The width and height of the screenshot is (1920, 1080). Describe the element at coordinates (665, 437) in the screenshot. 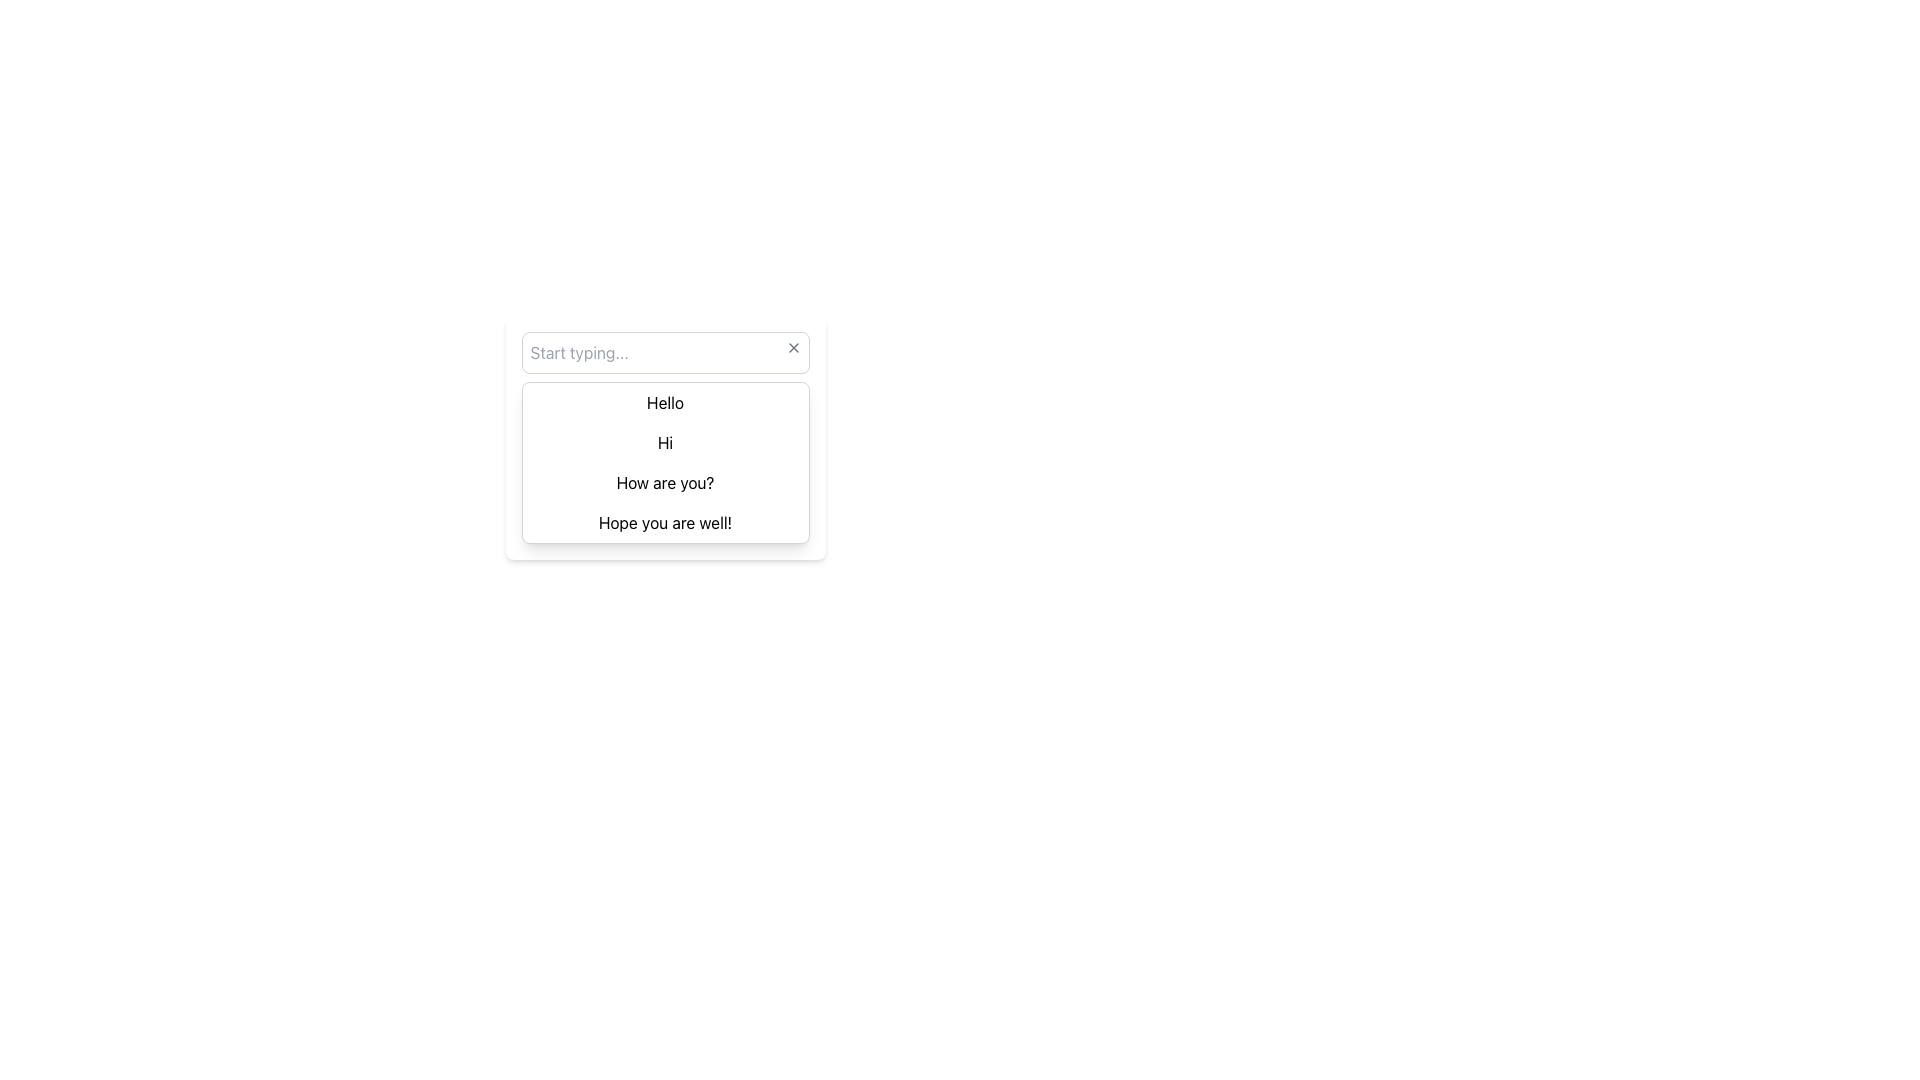

I see `to select the second item in the list positioned between 'Hello' and 'How are you?'` at that location.